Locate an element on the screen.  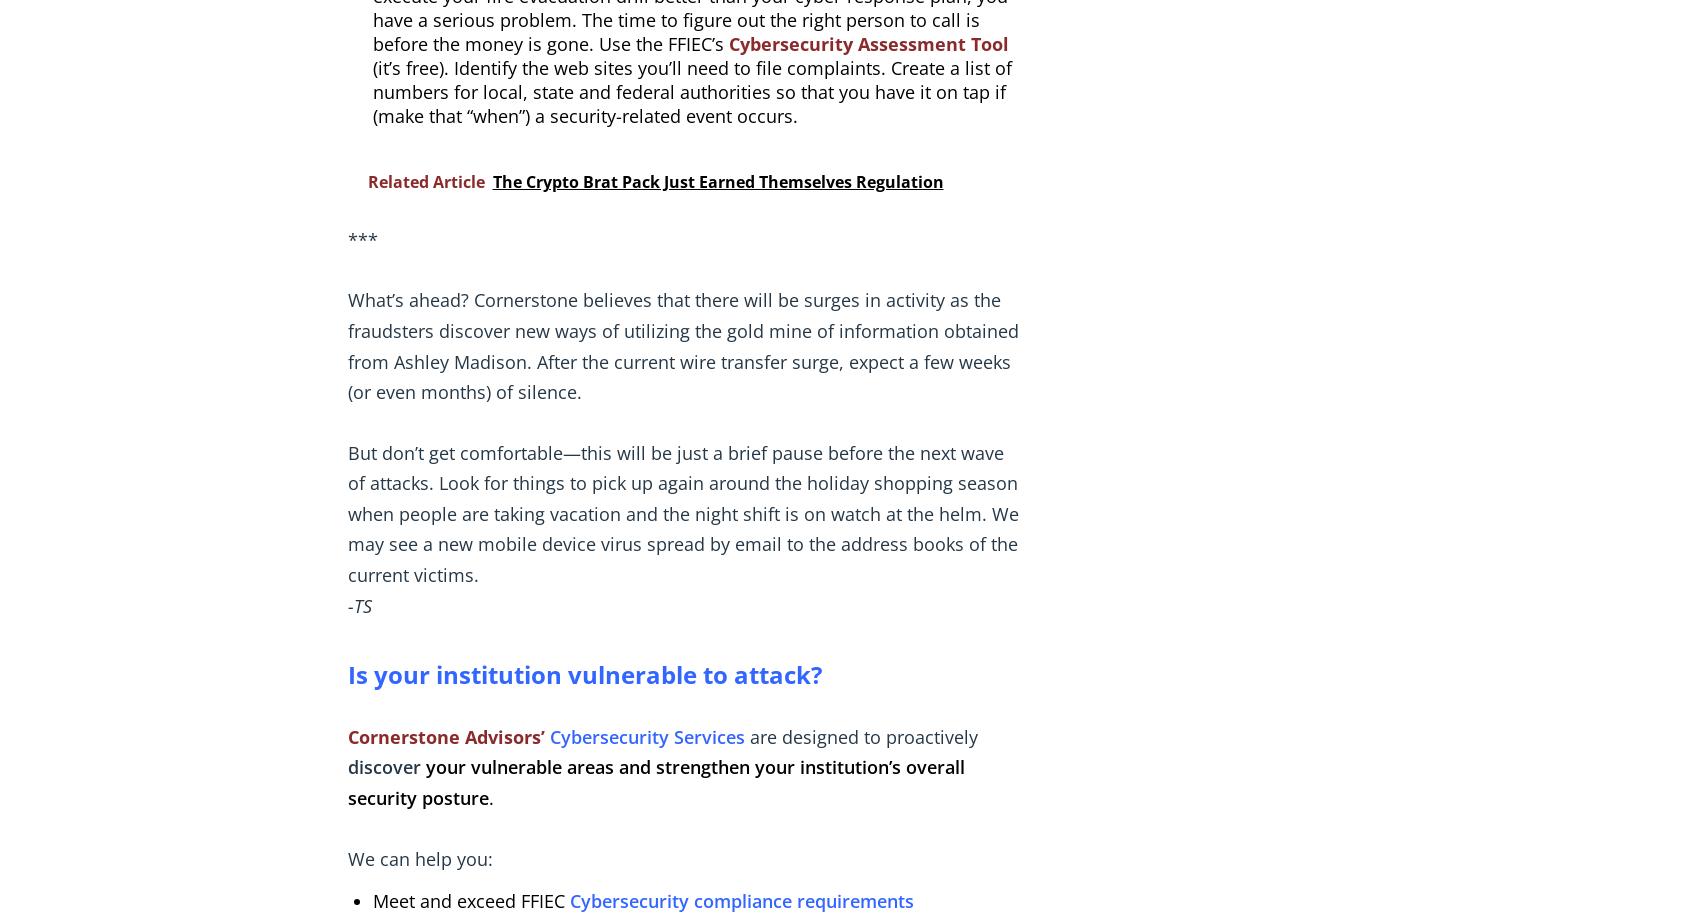
'Cornerstone Advisors’' is located at coordinates (445, 736).